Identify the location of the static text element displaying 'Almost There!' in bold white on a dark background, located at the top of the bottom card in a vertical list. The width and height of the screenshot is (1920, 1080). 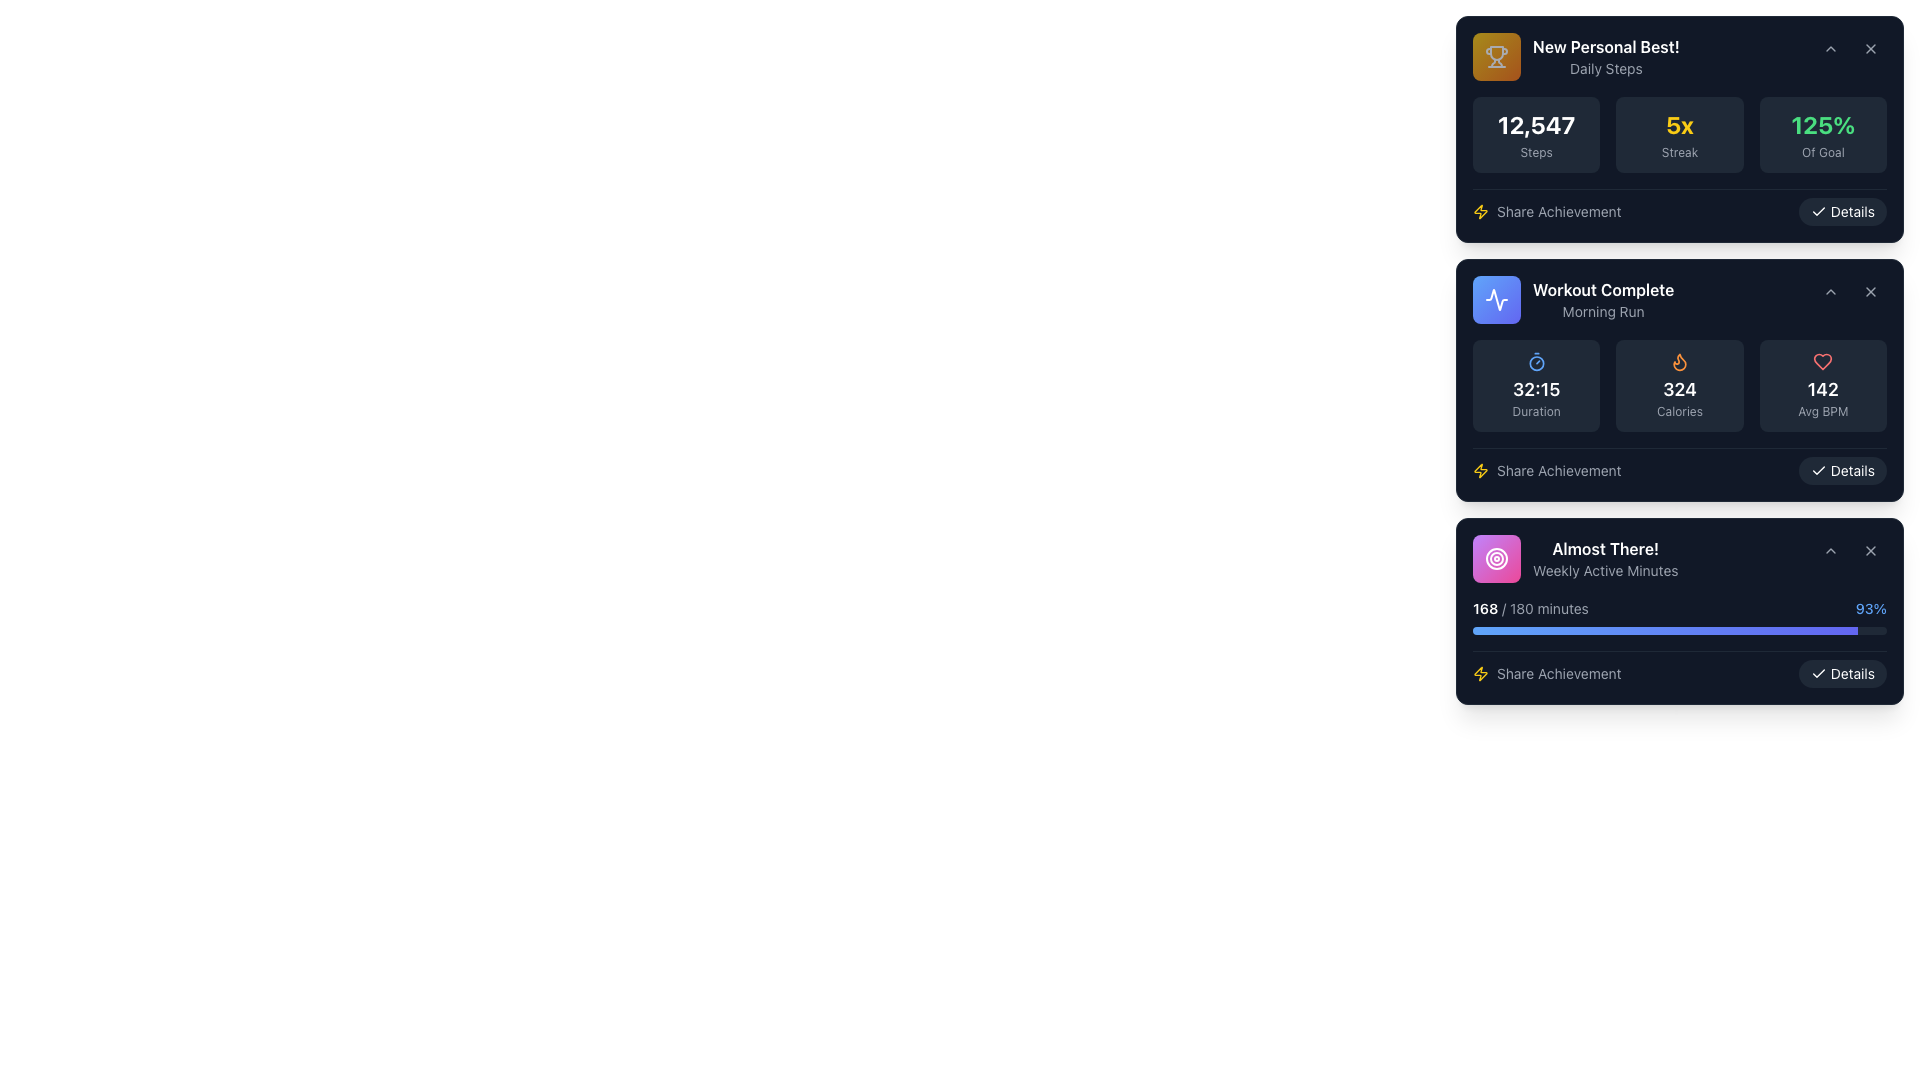
(1605, 548).